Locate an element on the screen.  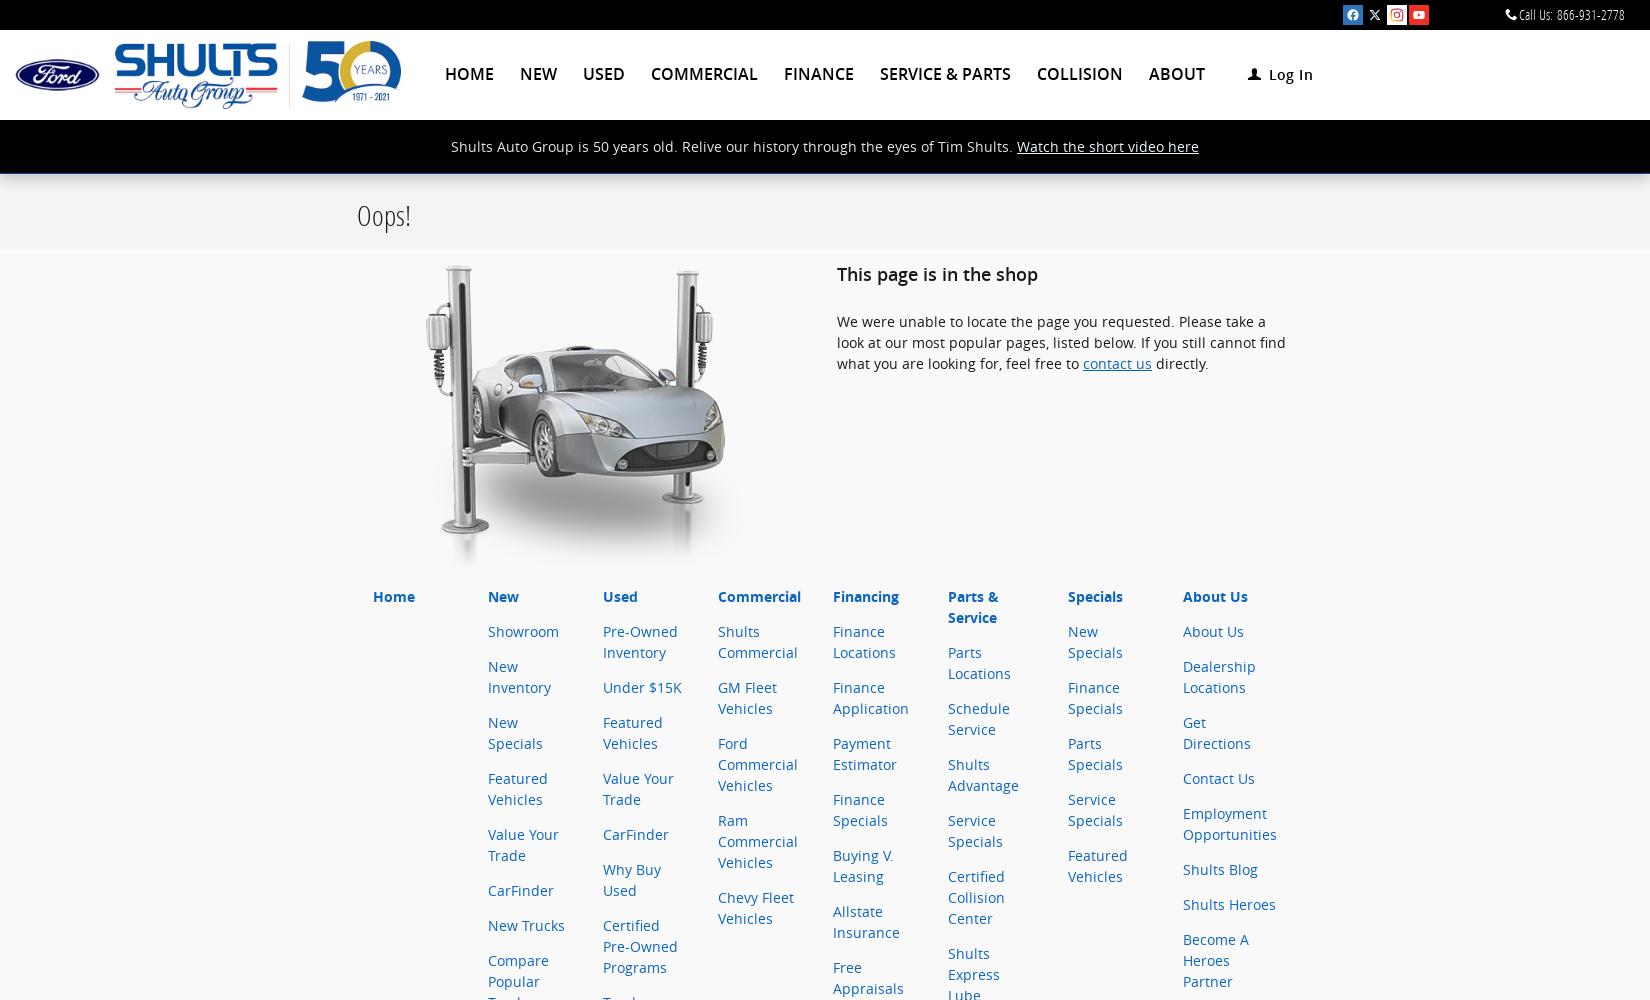
'Pre-Owned Inventory' is located at coordinates (639, 642).